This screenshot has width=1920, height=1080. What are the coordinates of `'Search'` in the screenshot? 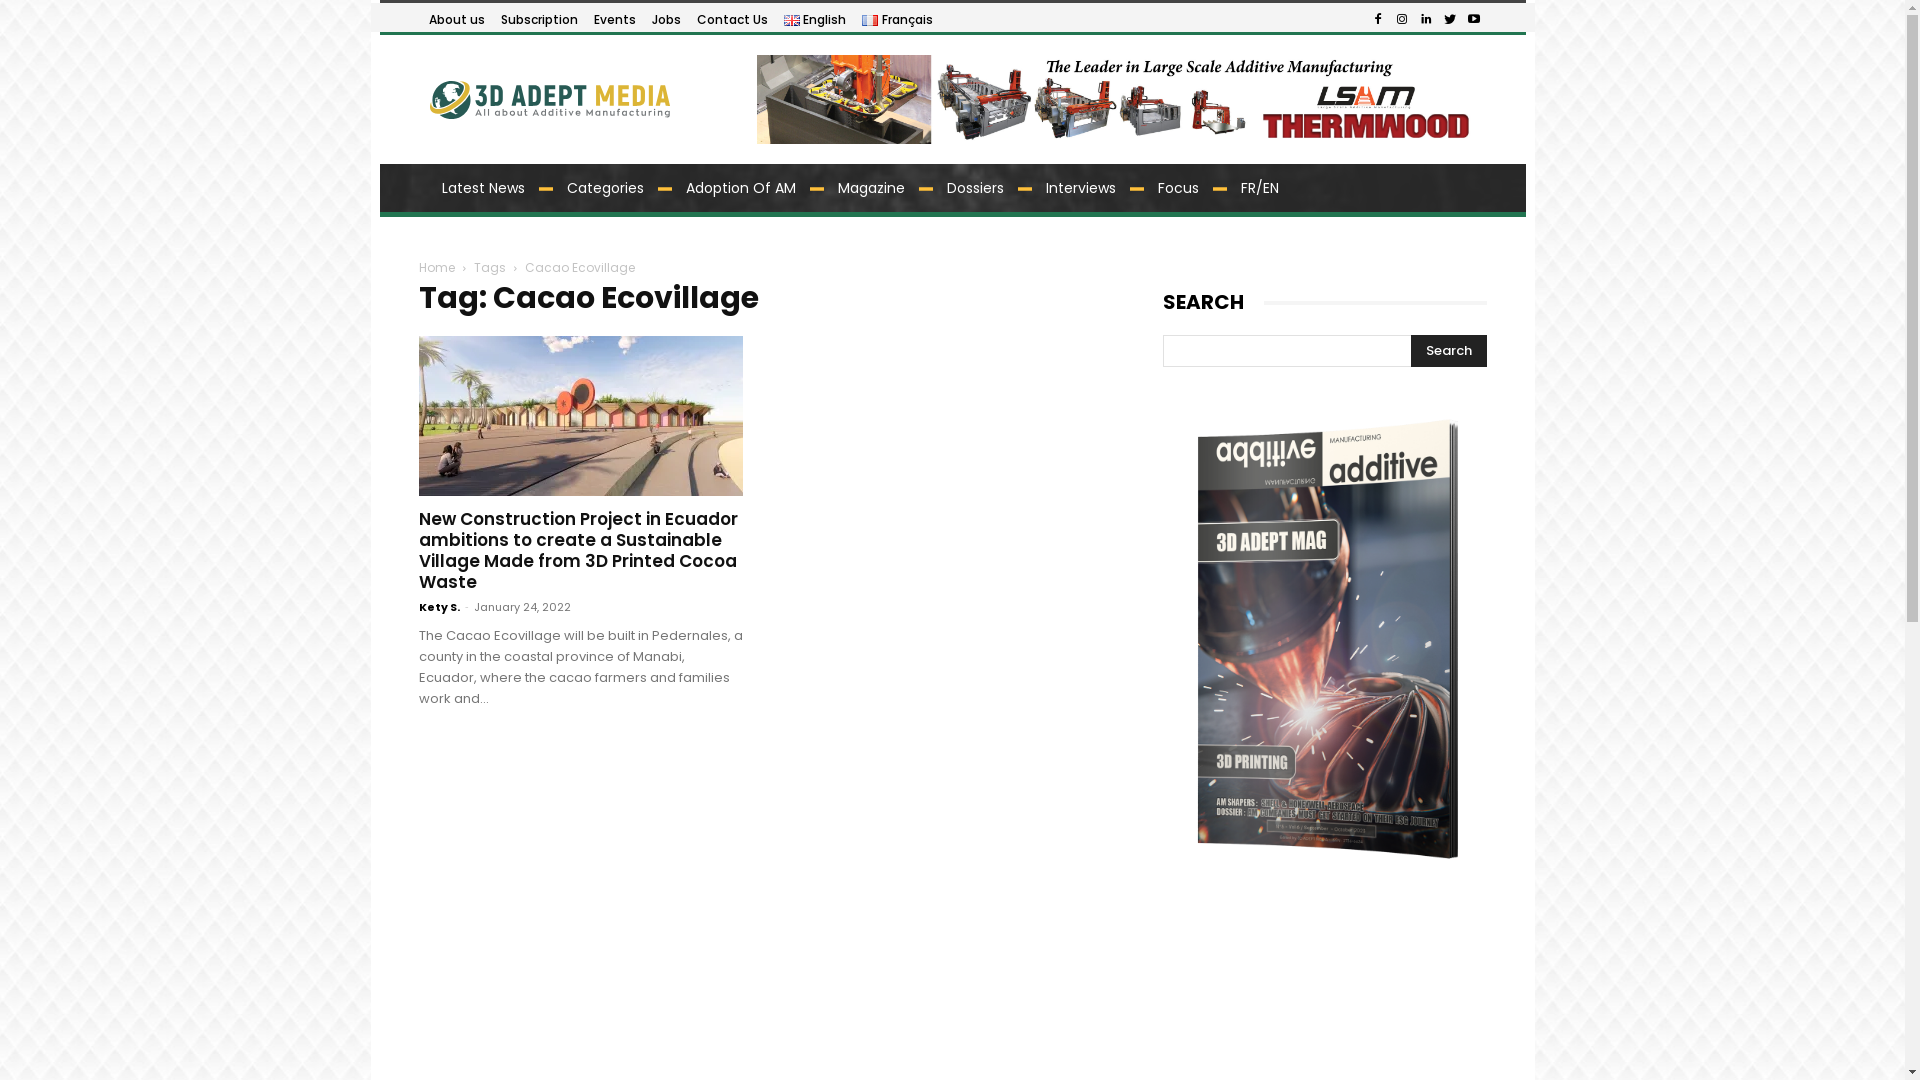 It's located at (1448, 350).